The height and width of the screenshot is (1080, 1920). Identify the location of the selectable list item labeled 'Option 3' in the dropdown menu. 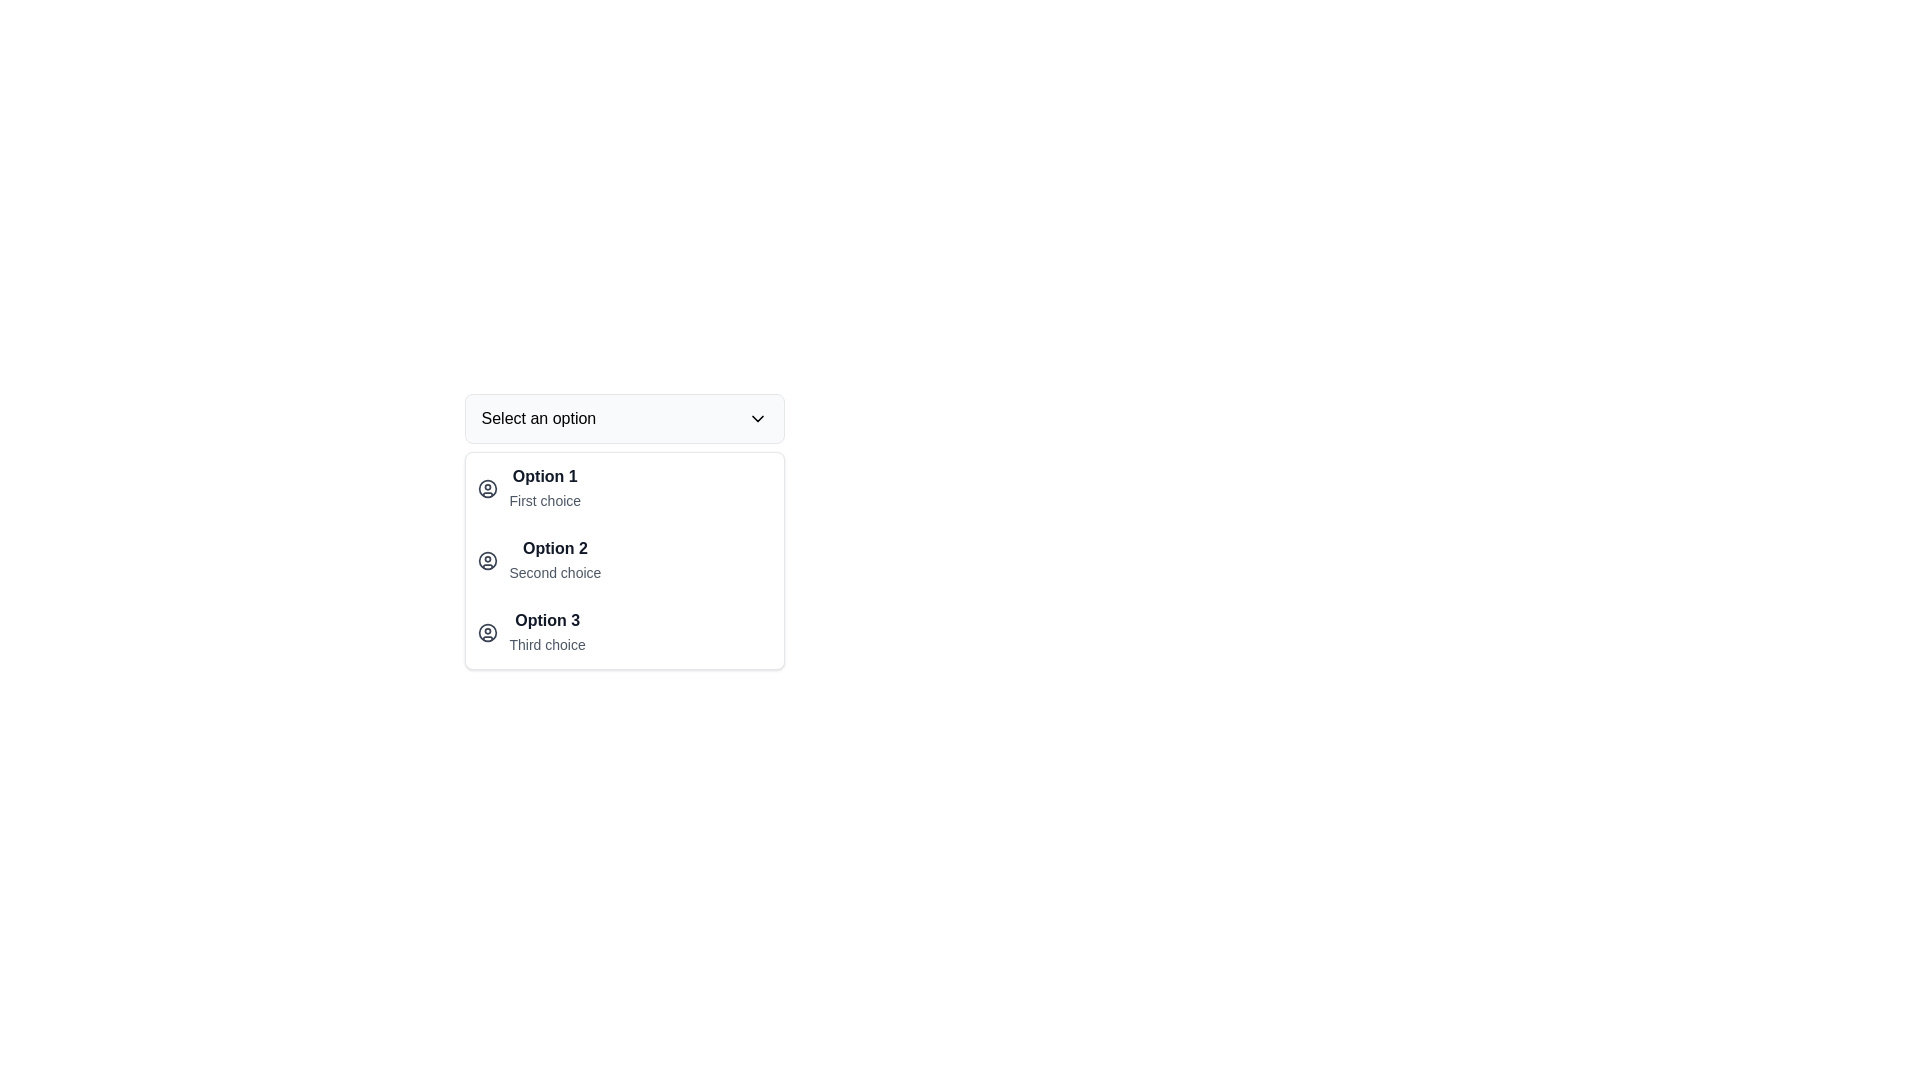
(623, 604).